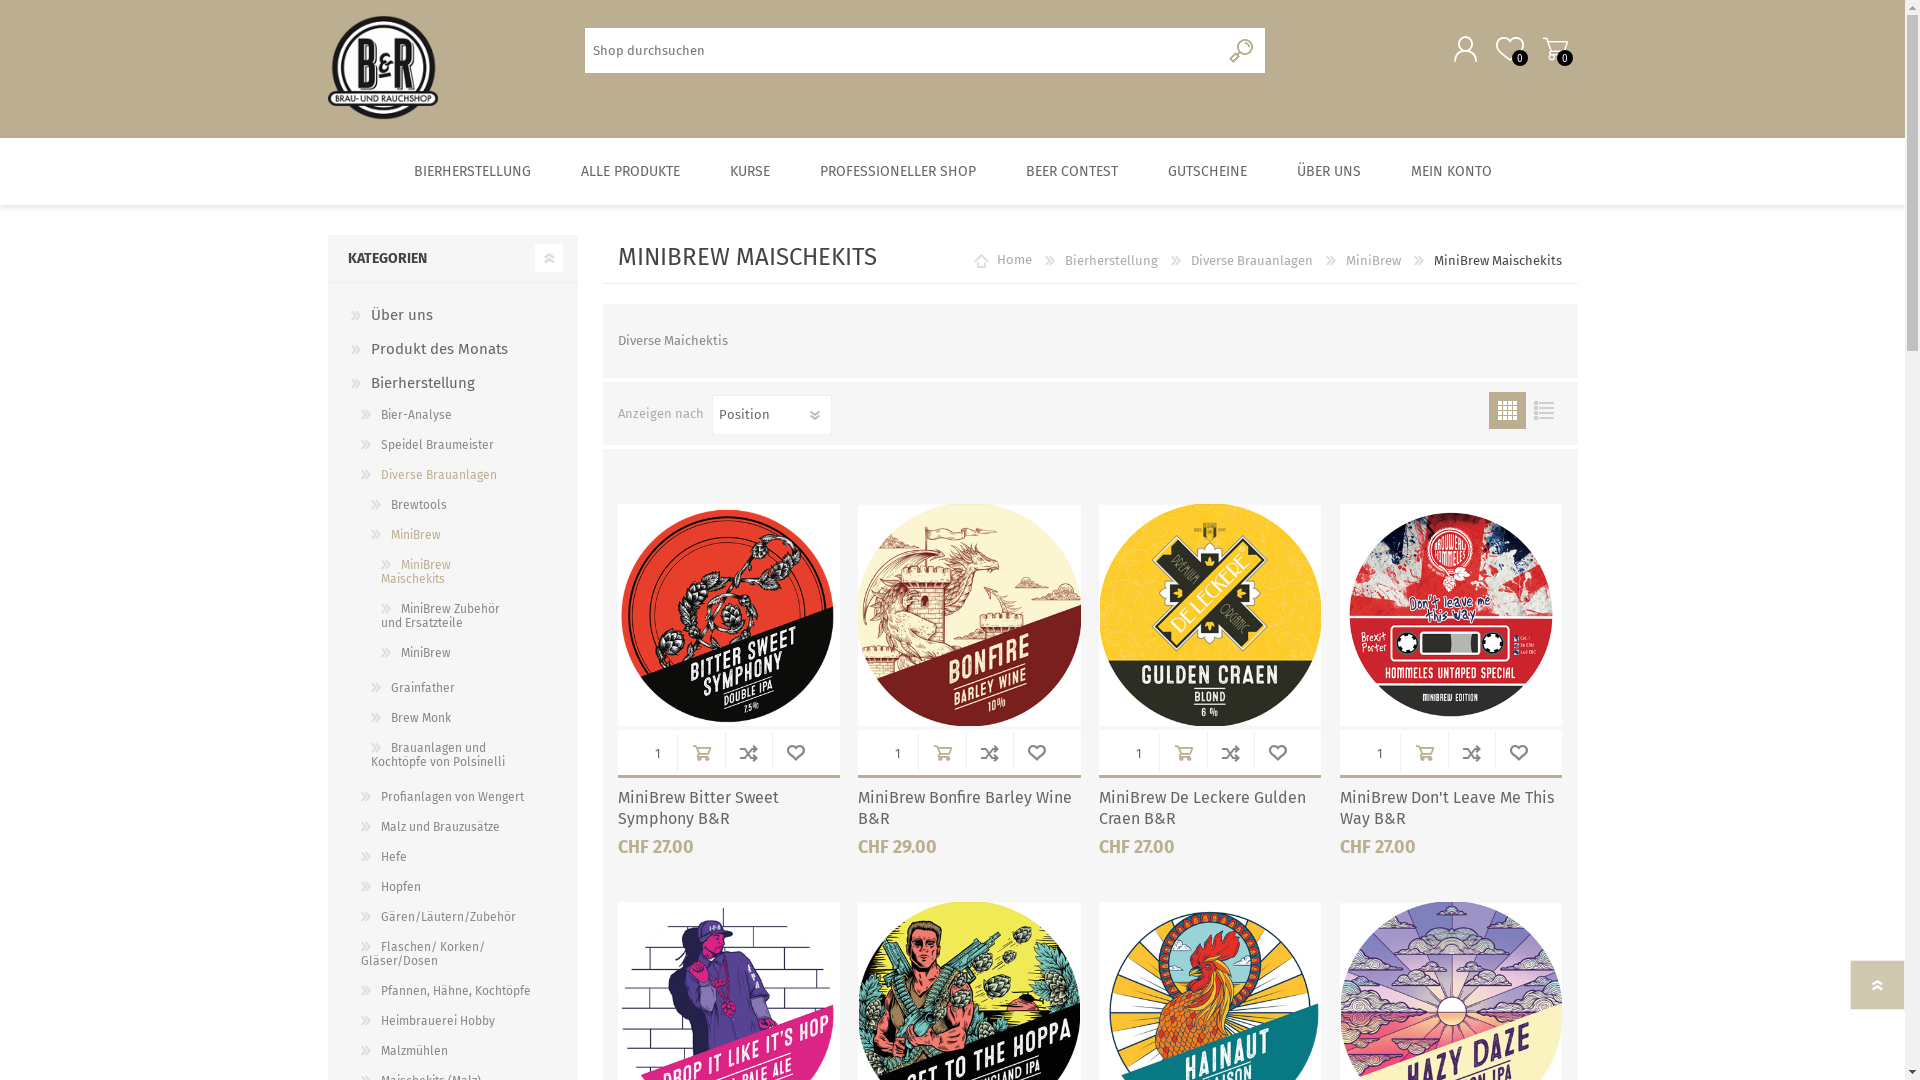 Image resolution: width=1920 pixels, height=1080 pixels. What do you see at coordinates (1276, 752) in the screenshot?
I see `'WUNSCHLISTE'` at bounding box center [1276, 752].